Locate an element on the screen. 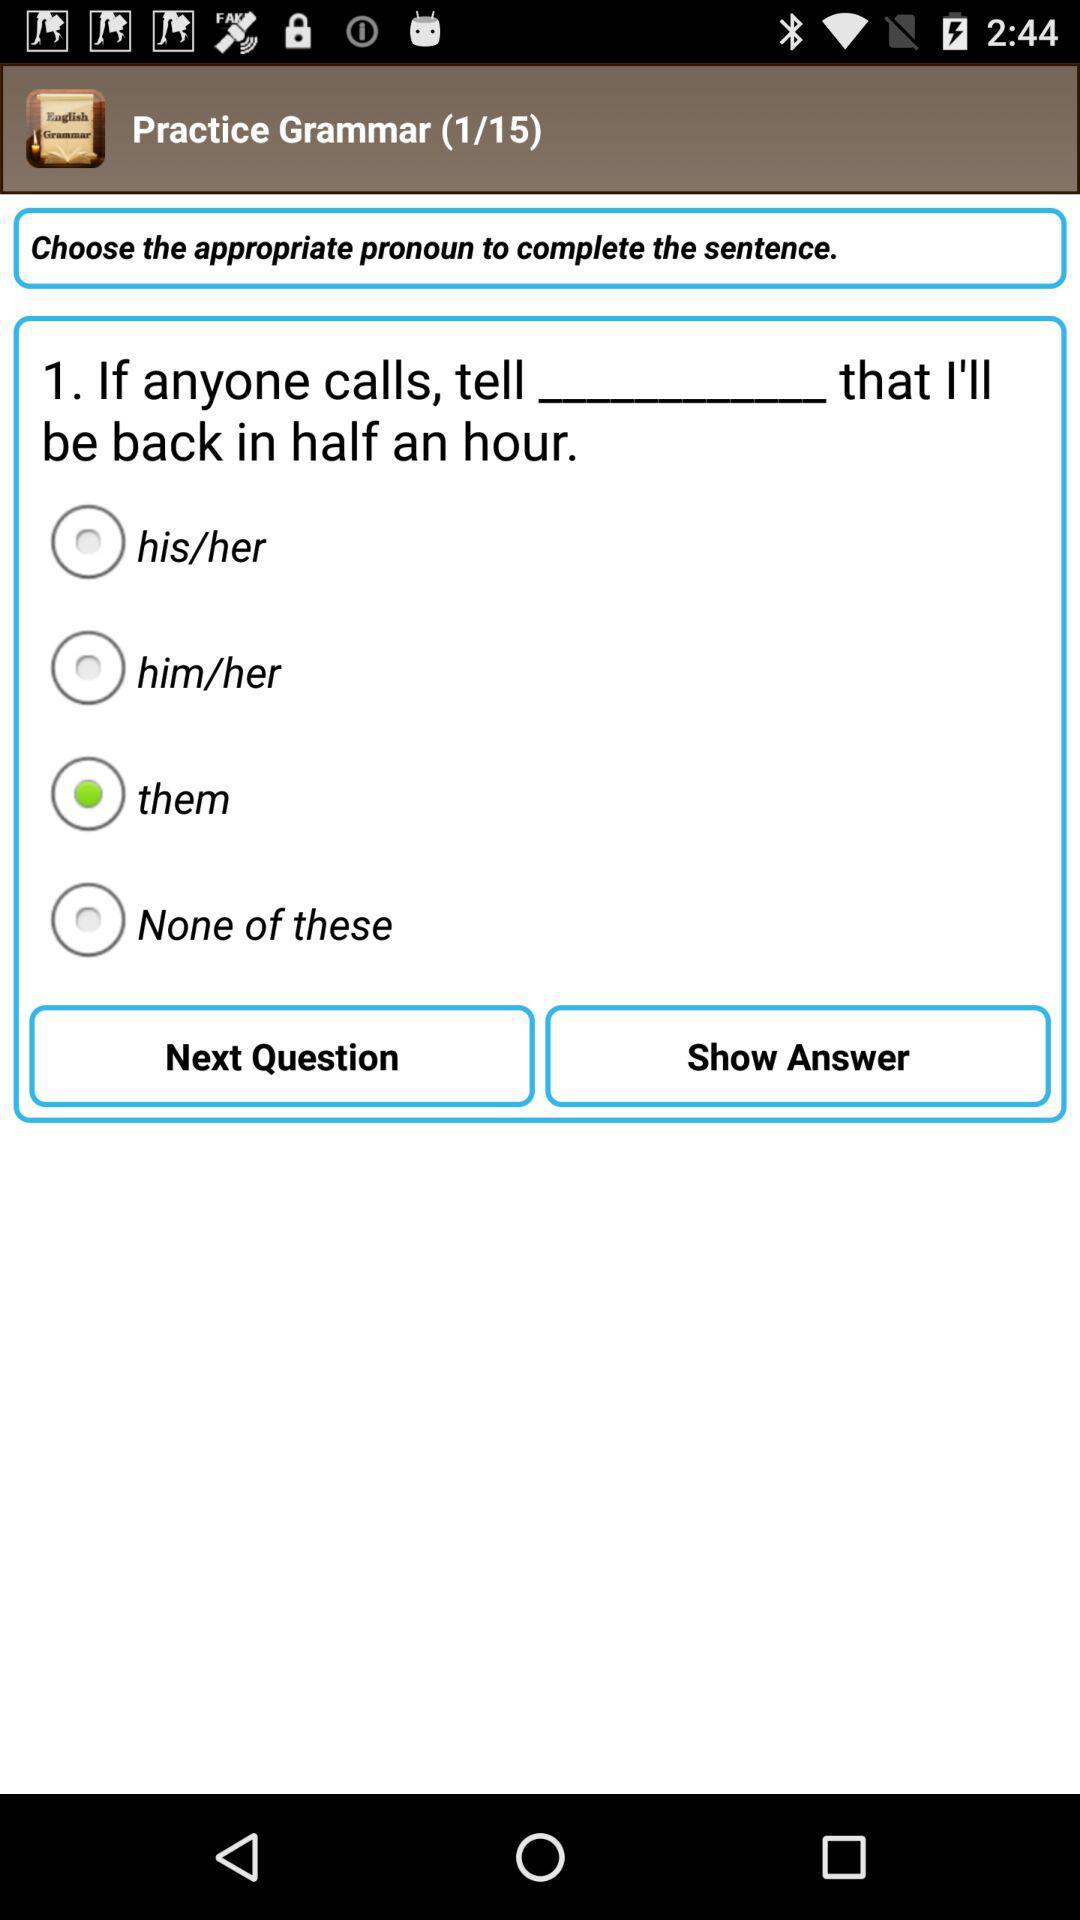 Image resolution: width=1080 pixels, height=1920 pixels. the icon below 1 if anyone icon is located at coordinates (797, 1055).